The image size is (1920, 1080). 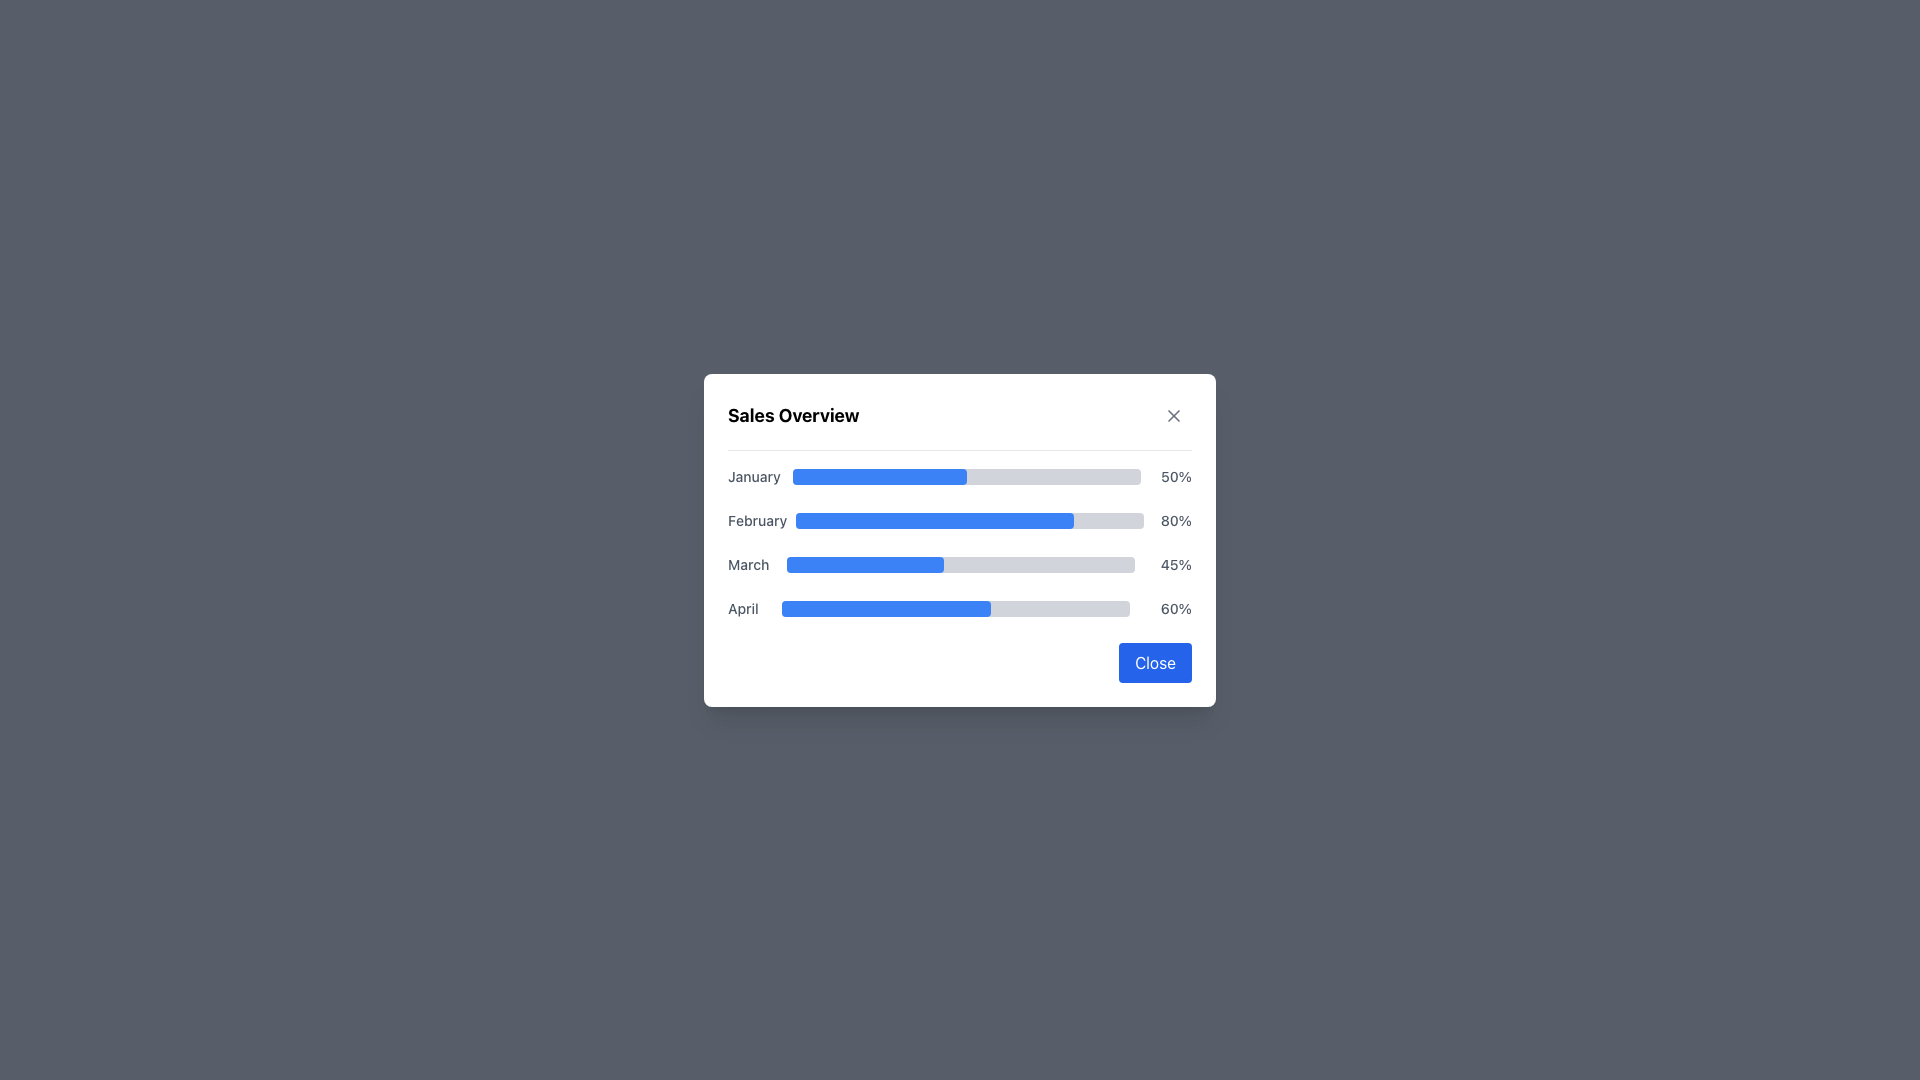 What do you see at coordinates (885, 607) in the screenshot?
I see `the Progress Bar styled with a blue fill under the label 'April' in a list of progress bars` at bounding box center [885, 607].